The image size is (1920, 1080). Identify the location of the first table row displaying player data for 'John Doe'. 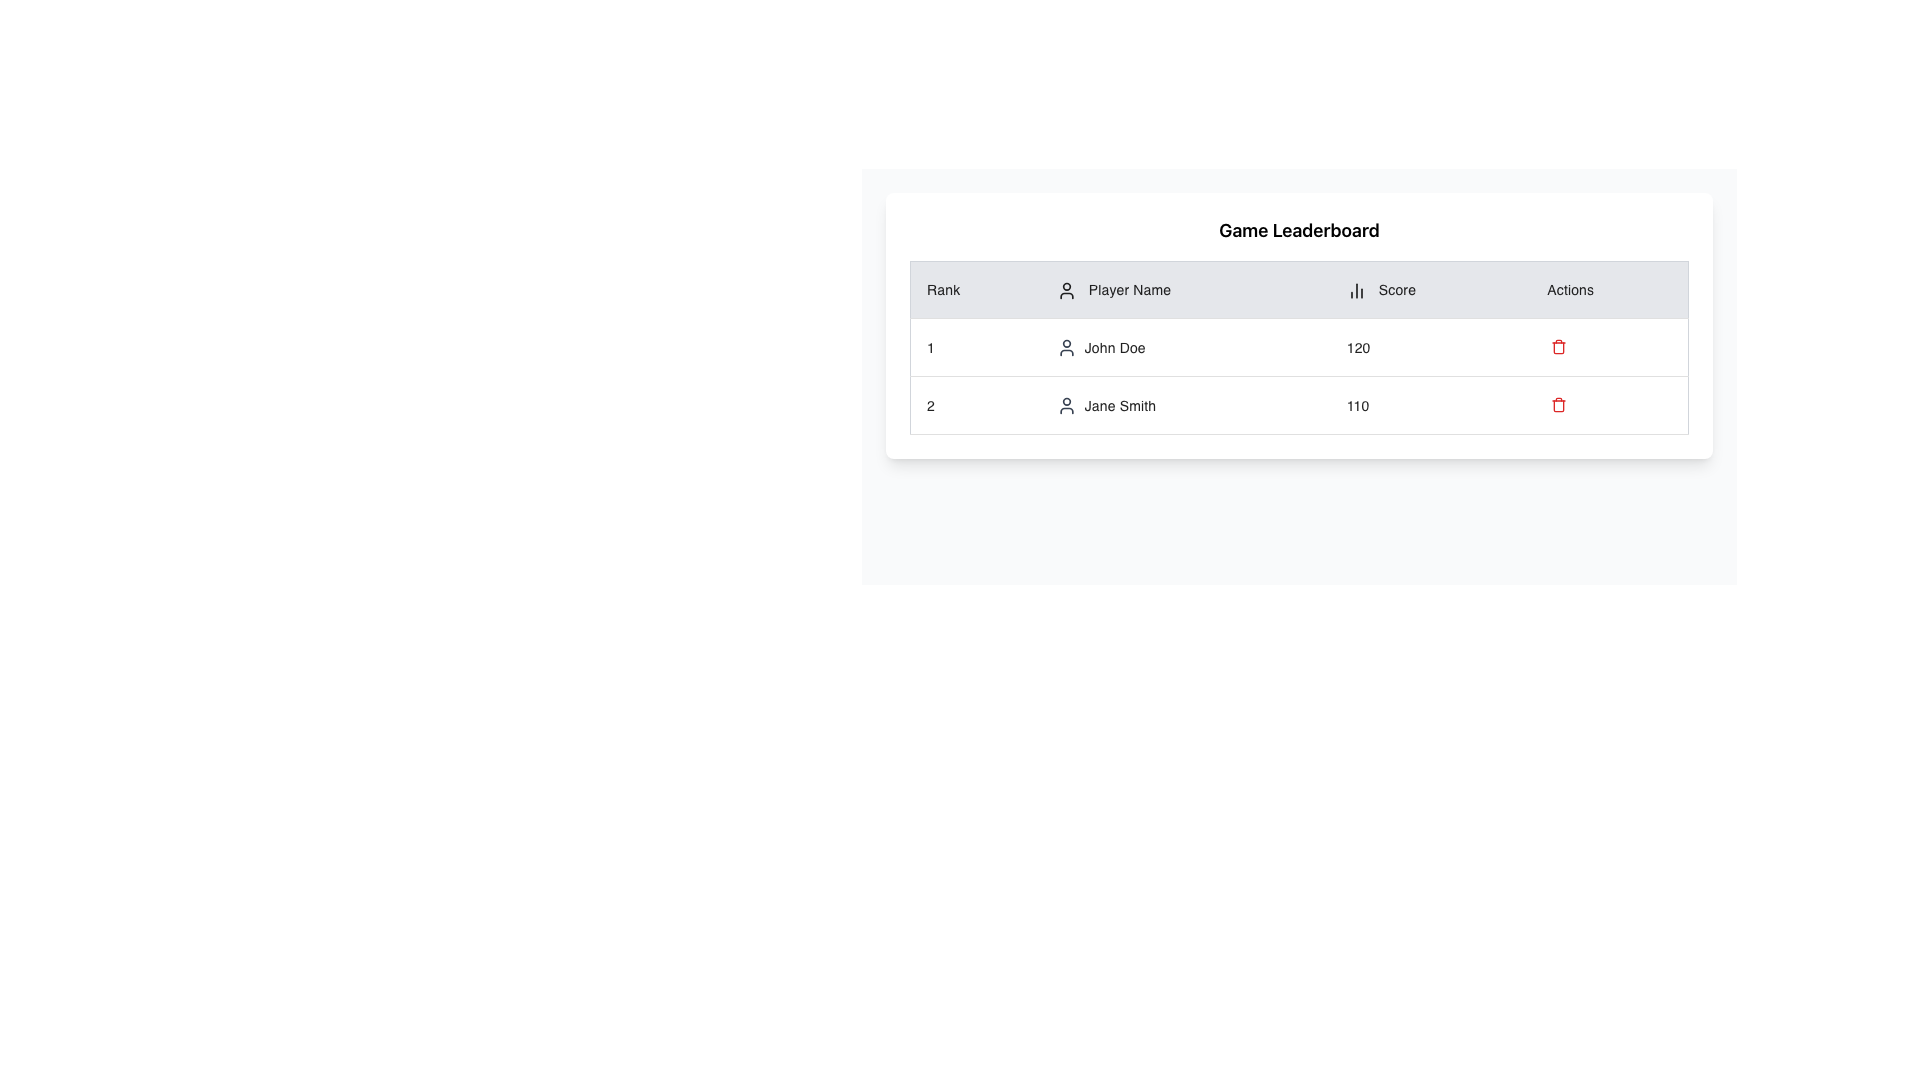
(1299, 376).